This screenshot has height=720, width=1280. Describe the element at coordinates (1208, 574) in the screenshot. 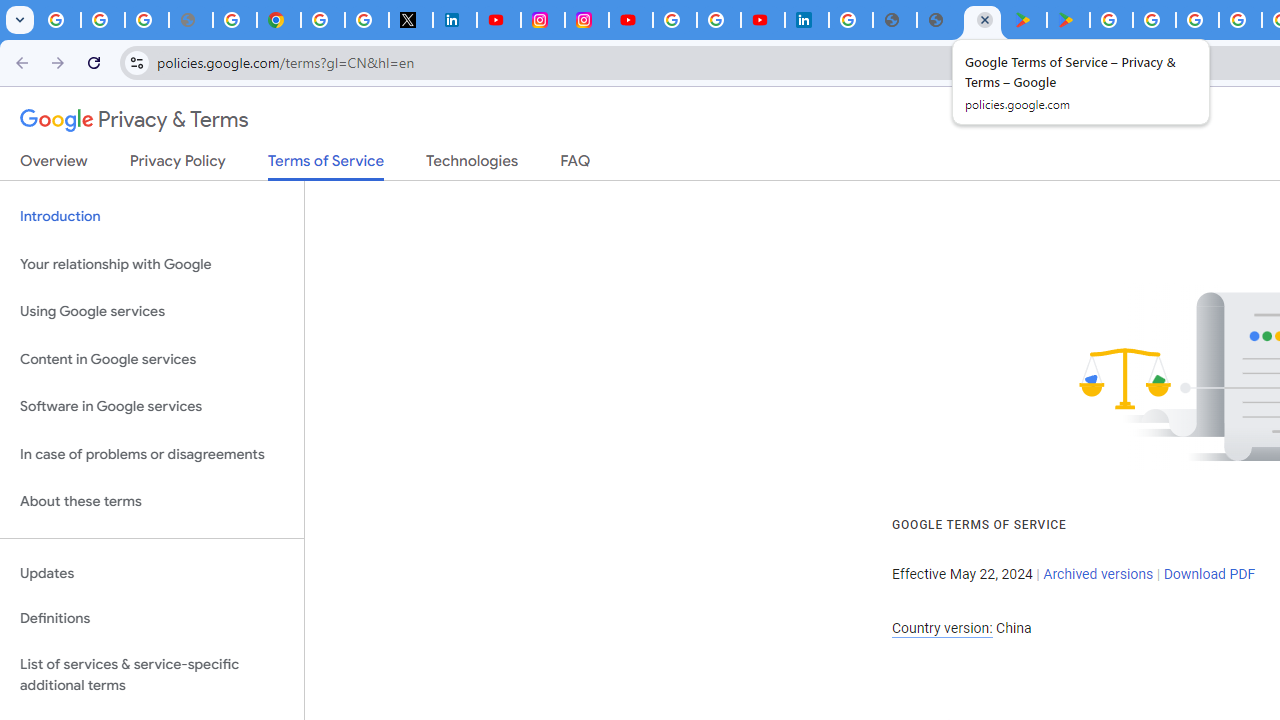

I see `'Download PDF'` at that location.